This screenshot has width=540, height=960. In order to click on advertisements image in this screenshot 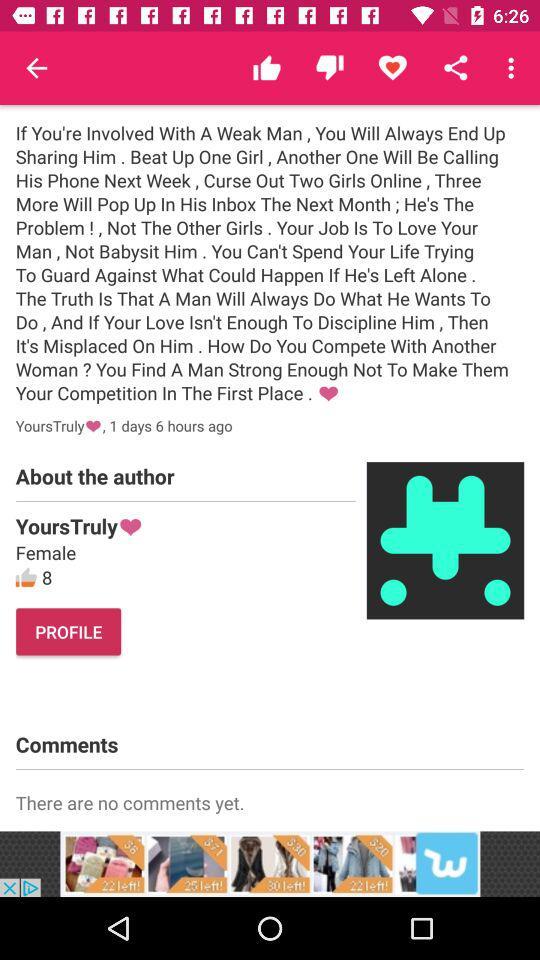, I will do `click(270, 863)`.